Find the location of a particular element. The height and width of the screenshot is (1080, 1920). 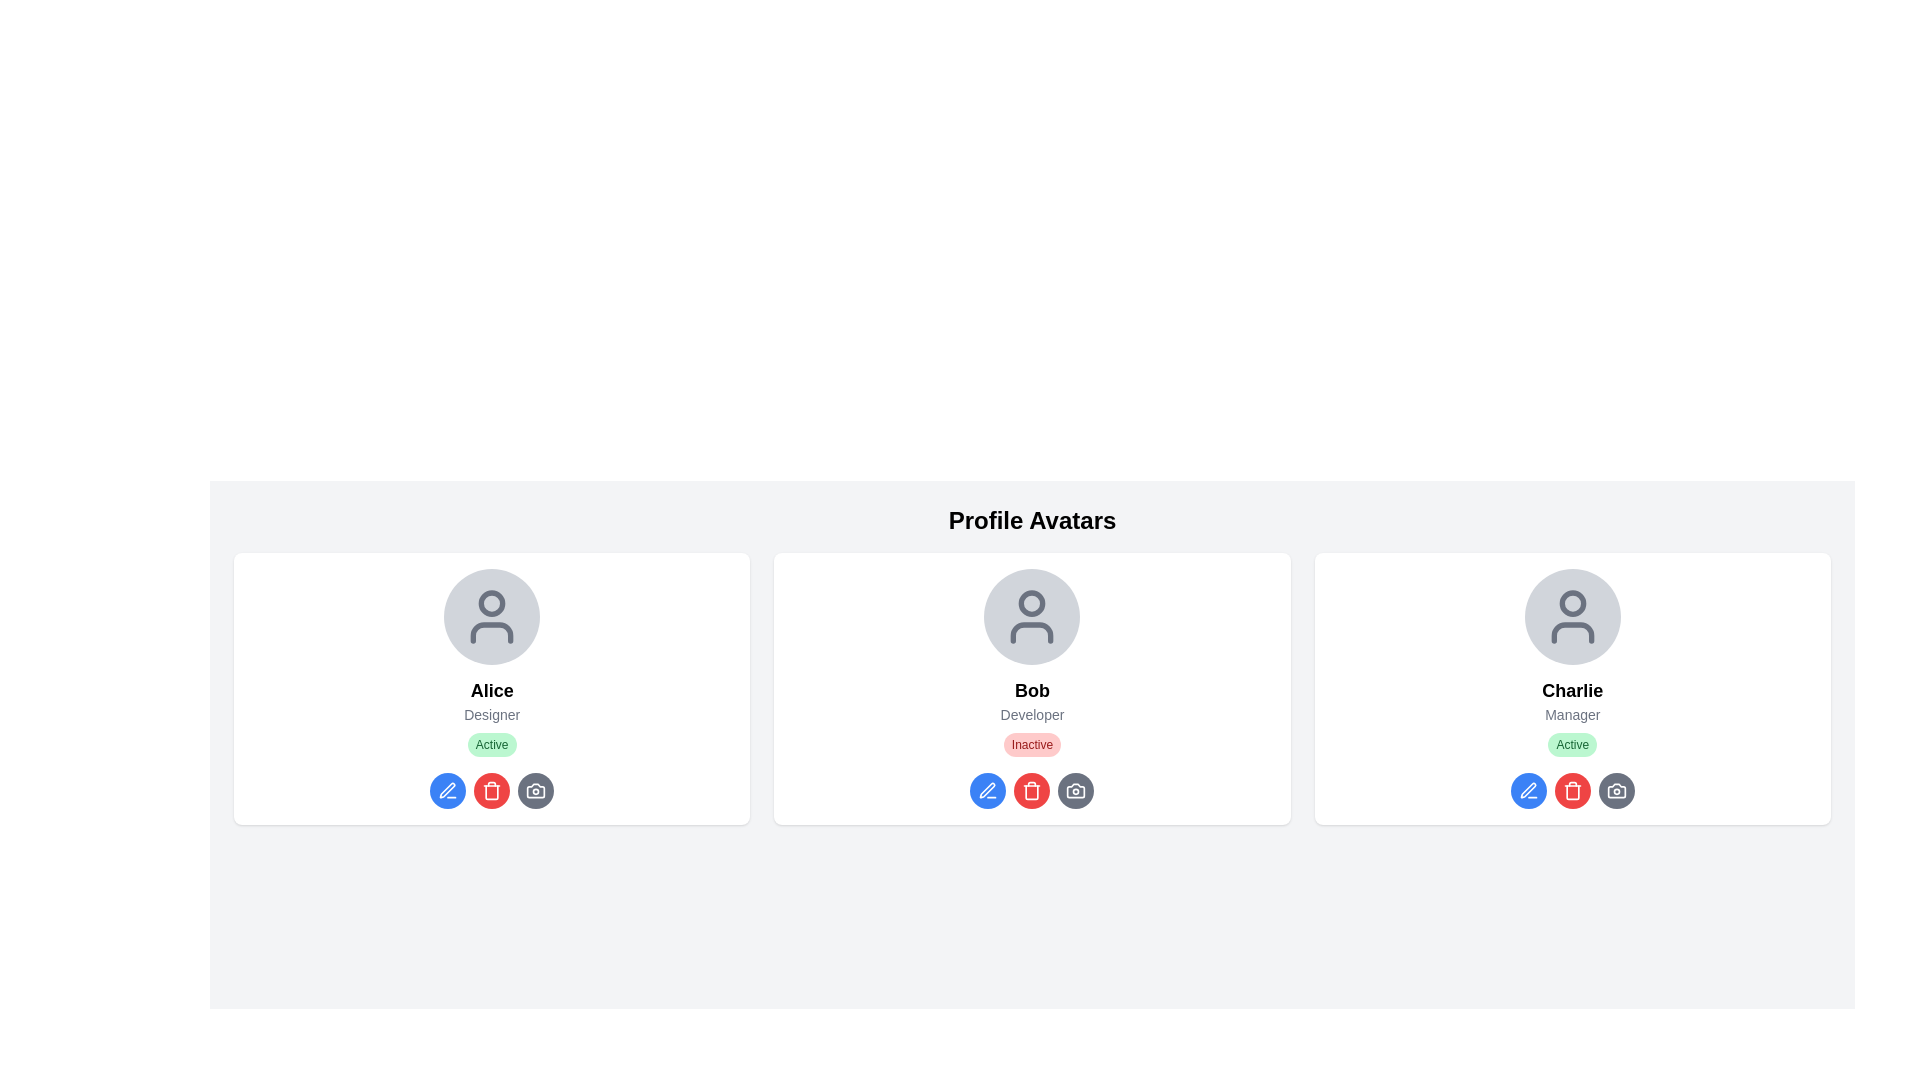

the bold, large-size text label 'Alice' in the profile card is located at coordinates (492, 689).